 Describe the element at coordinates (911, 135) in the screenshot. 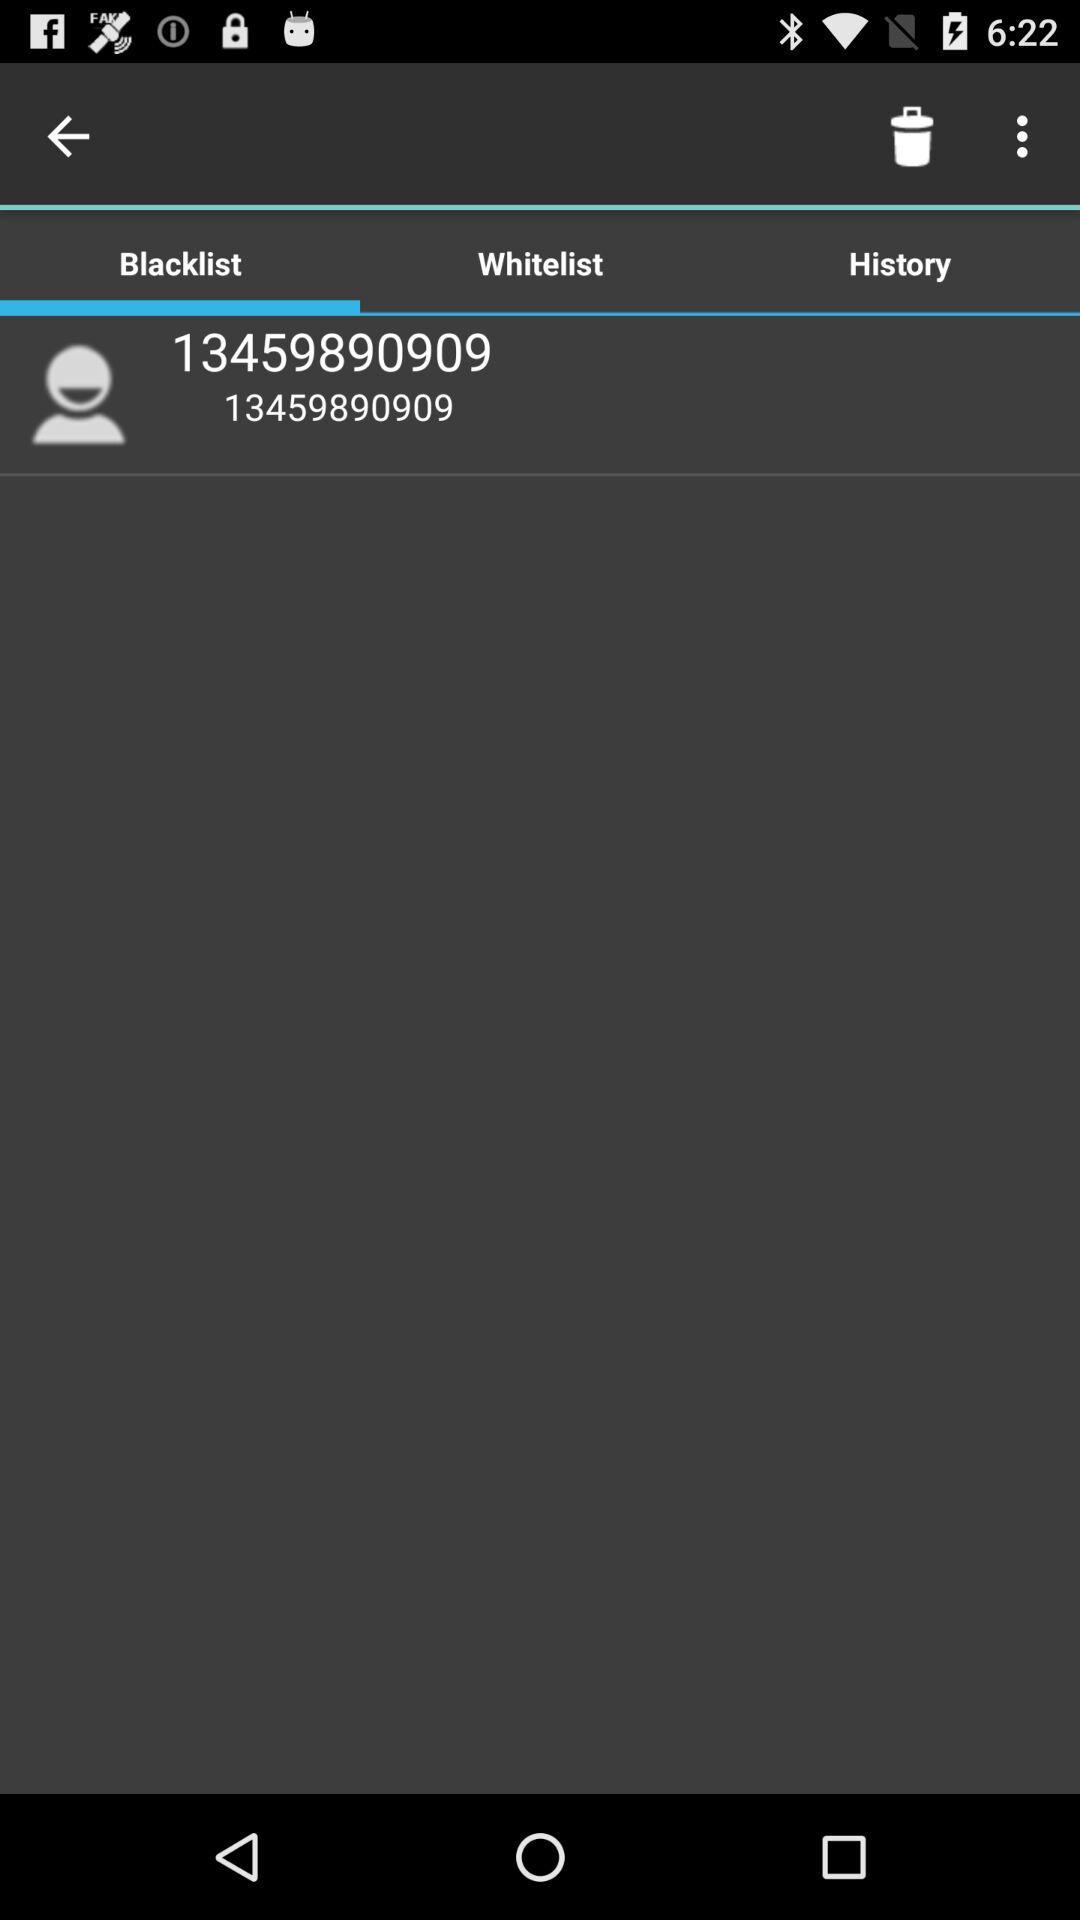

I see `icon to the right of whitelist icon` at that location.